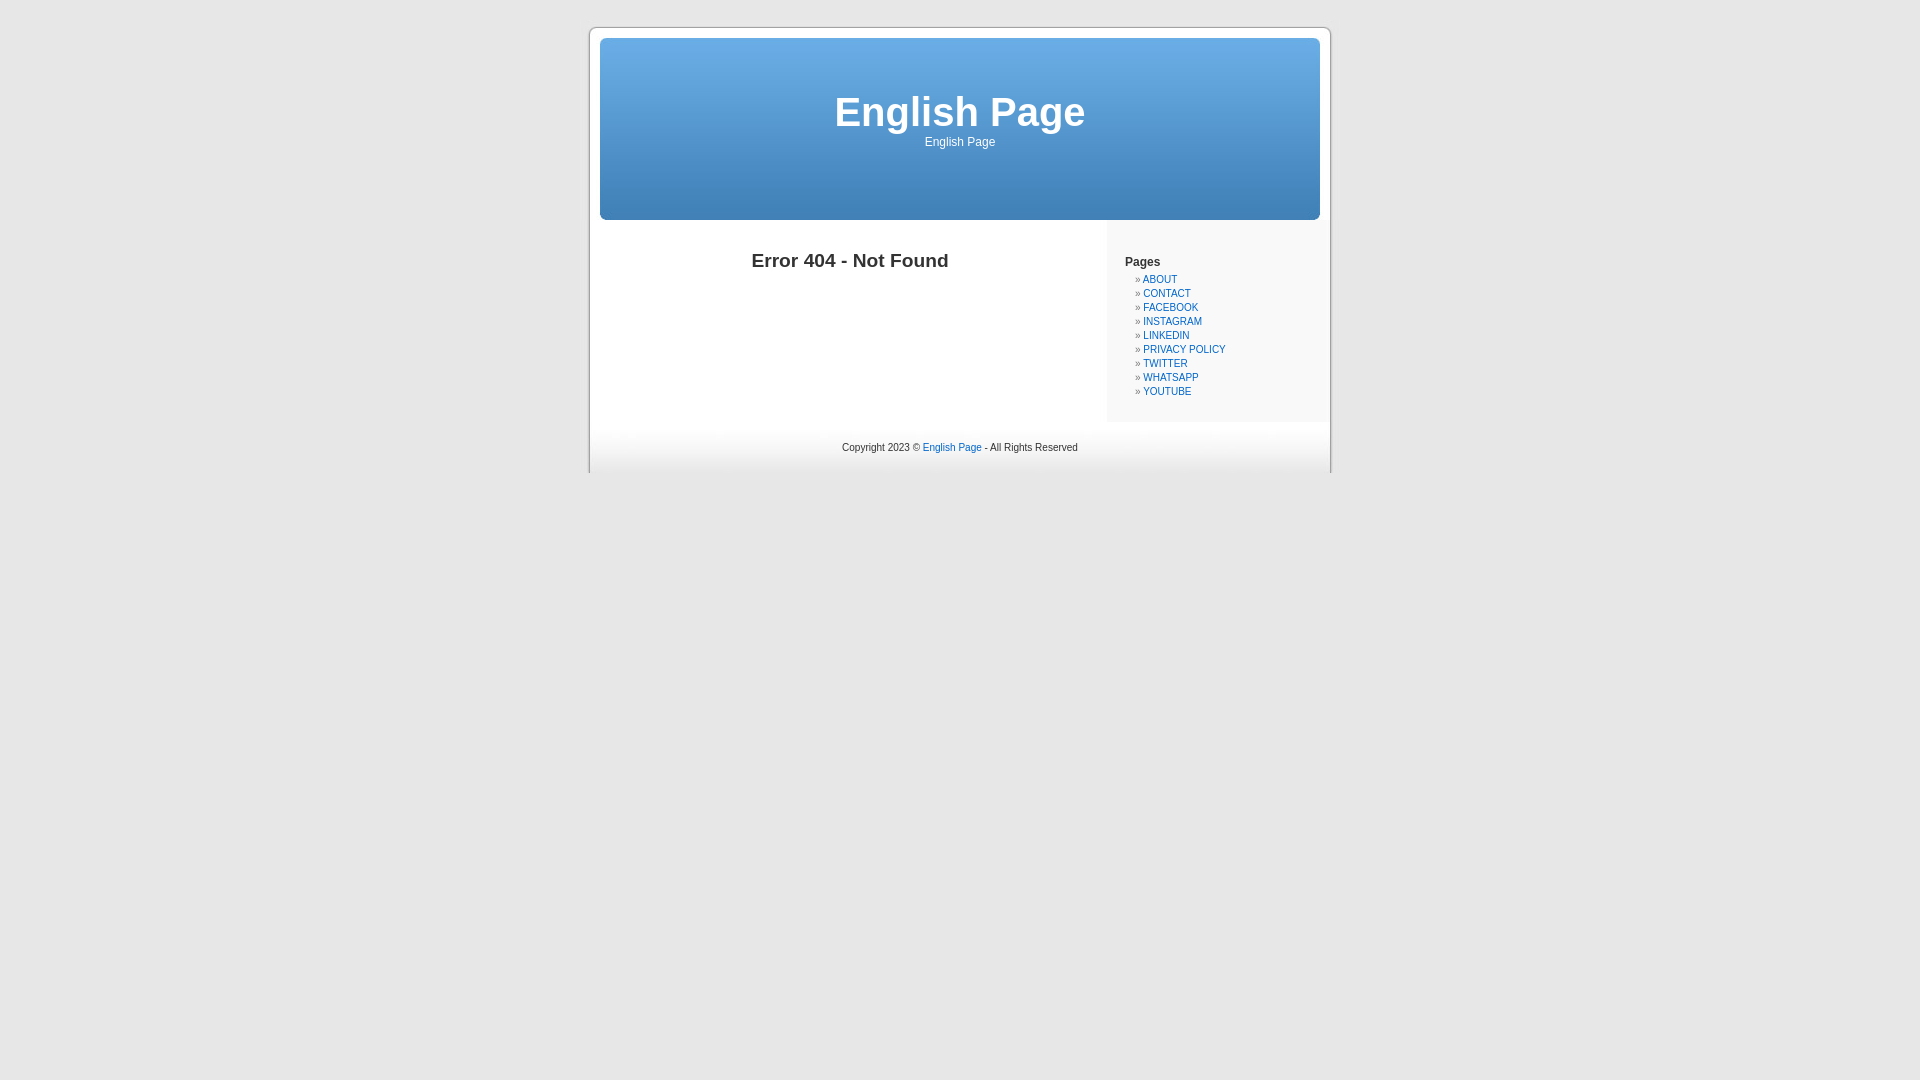 This screenshot has height=1080, width=1920. What do you see at coordinates (1142, 279) in the screenshot?
I see `'ABOUT'` at bounding box center [1142, 279].